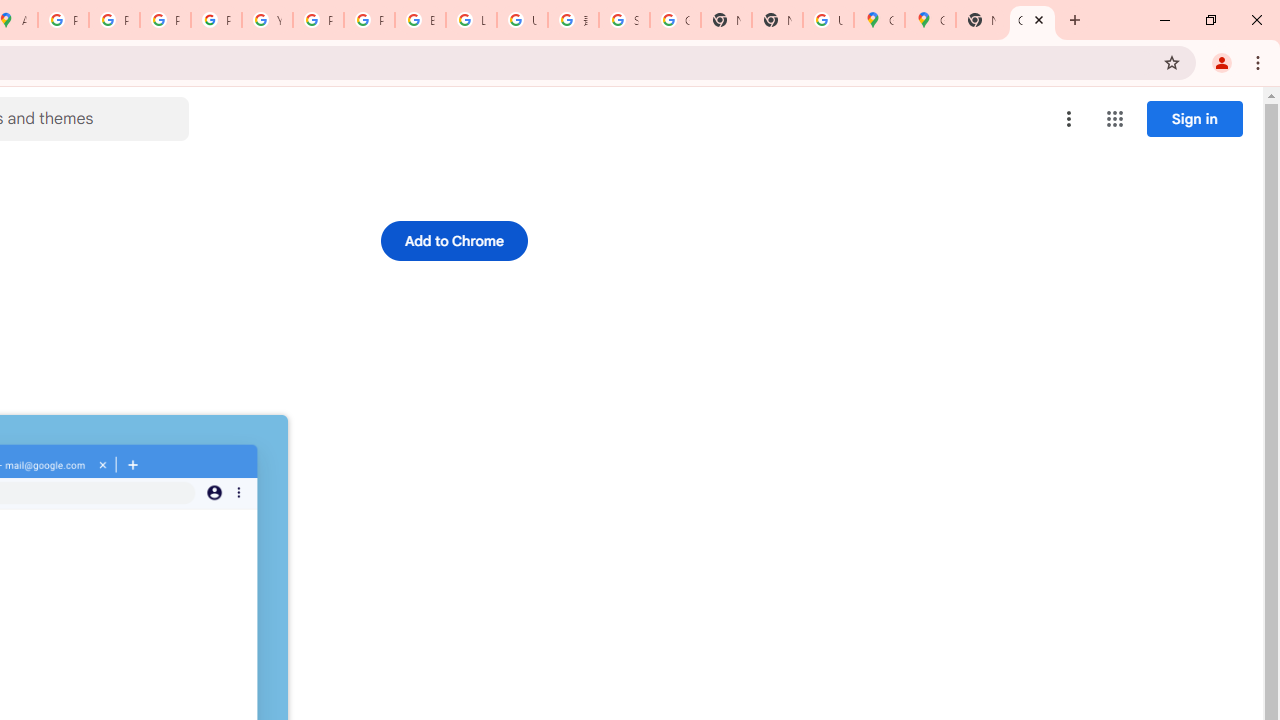 The width and height of the screenshot is (1280, 720). I want to click on 'YouTube', so click(266, 20).